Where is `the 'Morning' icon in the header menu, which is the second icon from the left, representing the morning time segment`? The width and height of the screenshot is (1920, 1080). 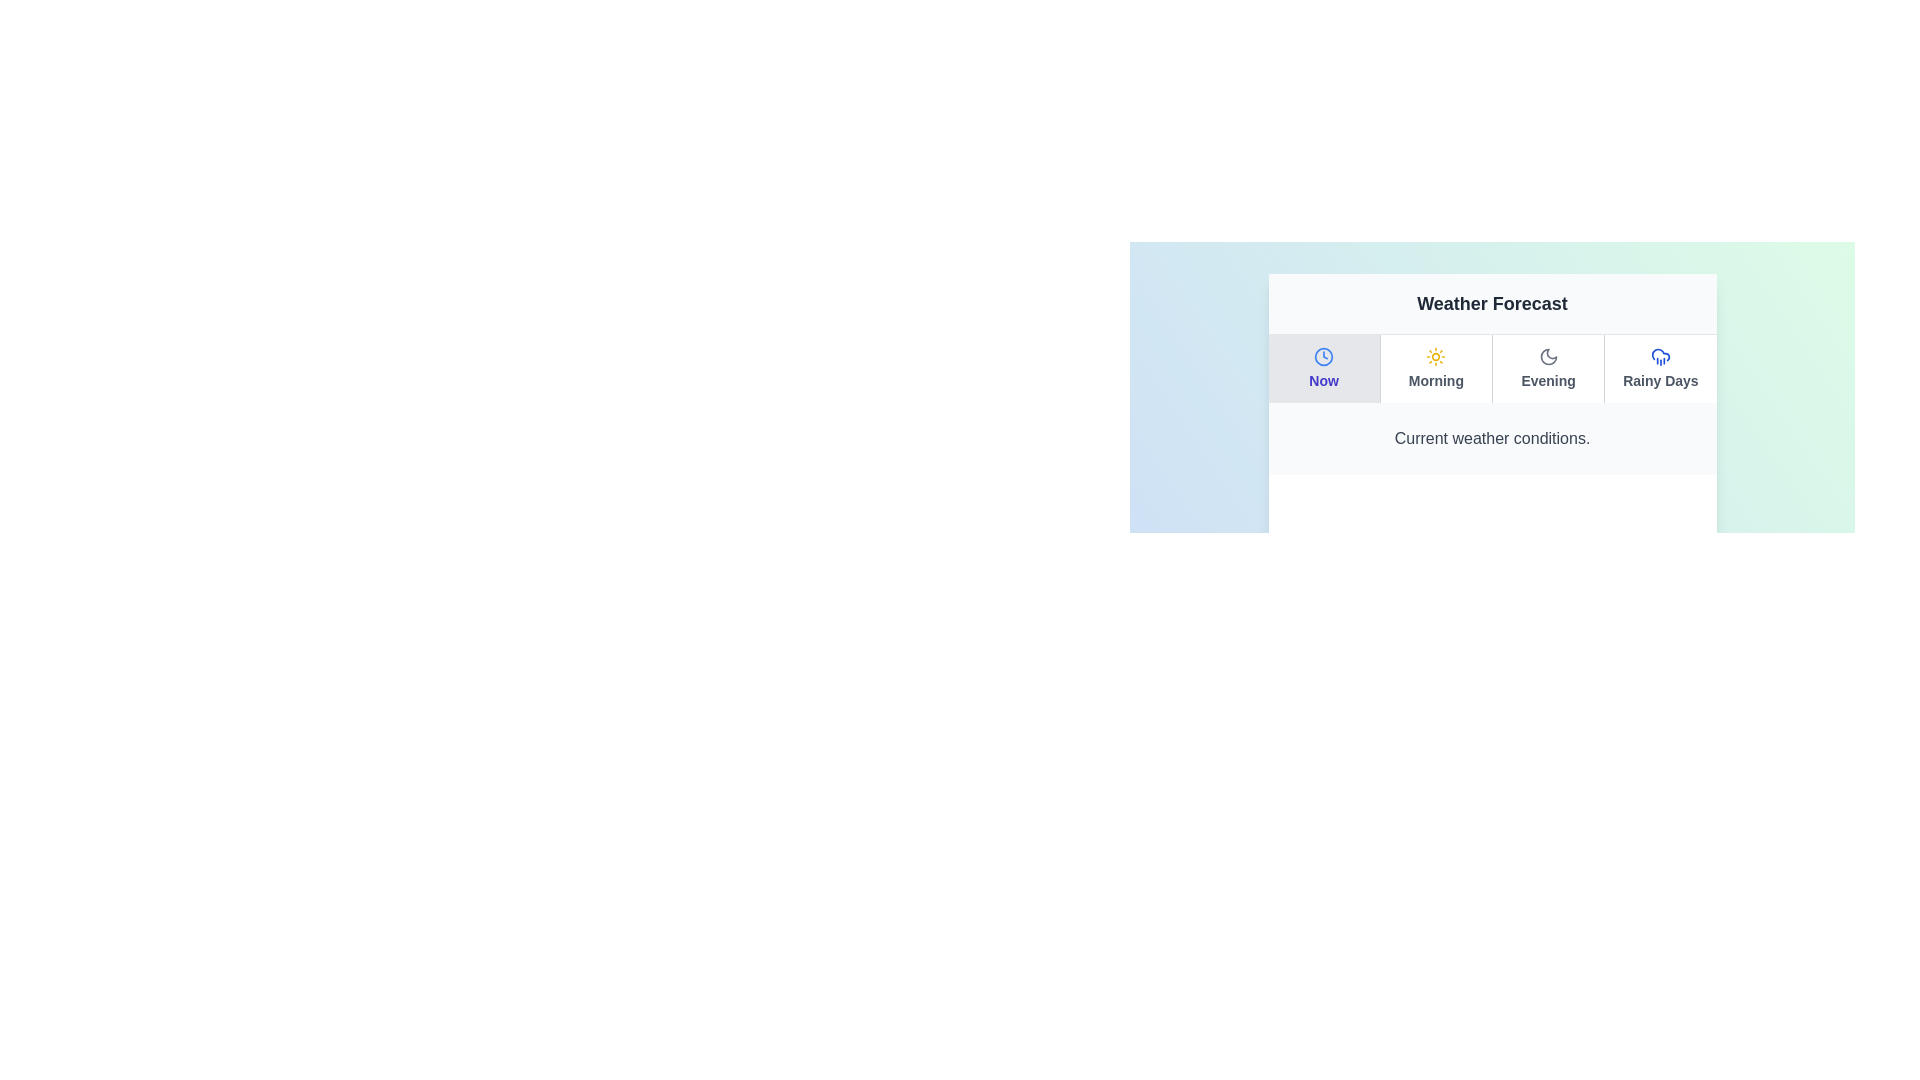 the 'Morning' icon in the header menu, which is the second icon from the left, representing the morning time segment is located at coordinates (1435, 356).